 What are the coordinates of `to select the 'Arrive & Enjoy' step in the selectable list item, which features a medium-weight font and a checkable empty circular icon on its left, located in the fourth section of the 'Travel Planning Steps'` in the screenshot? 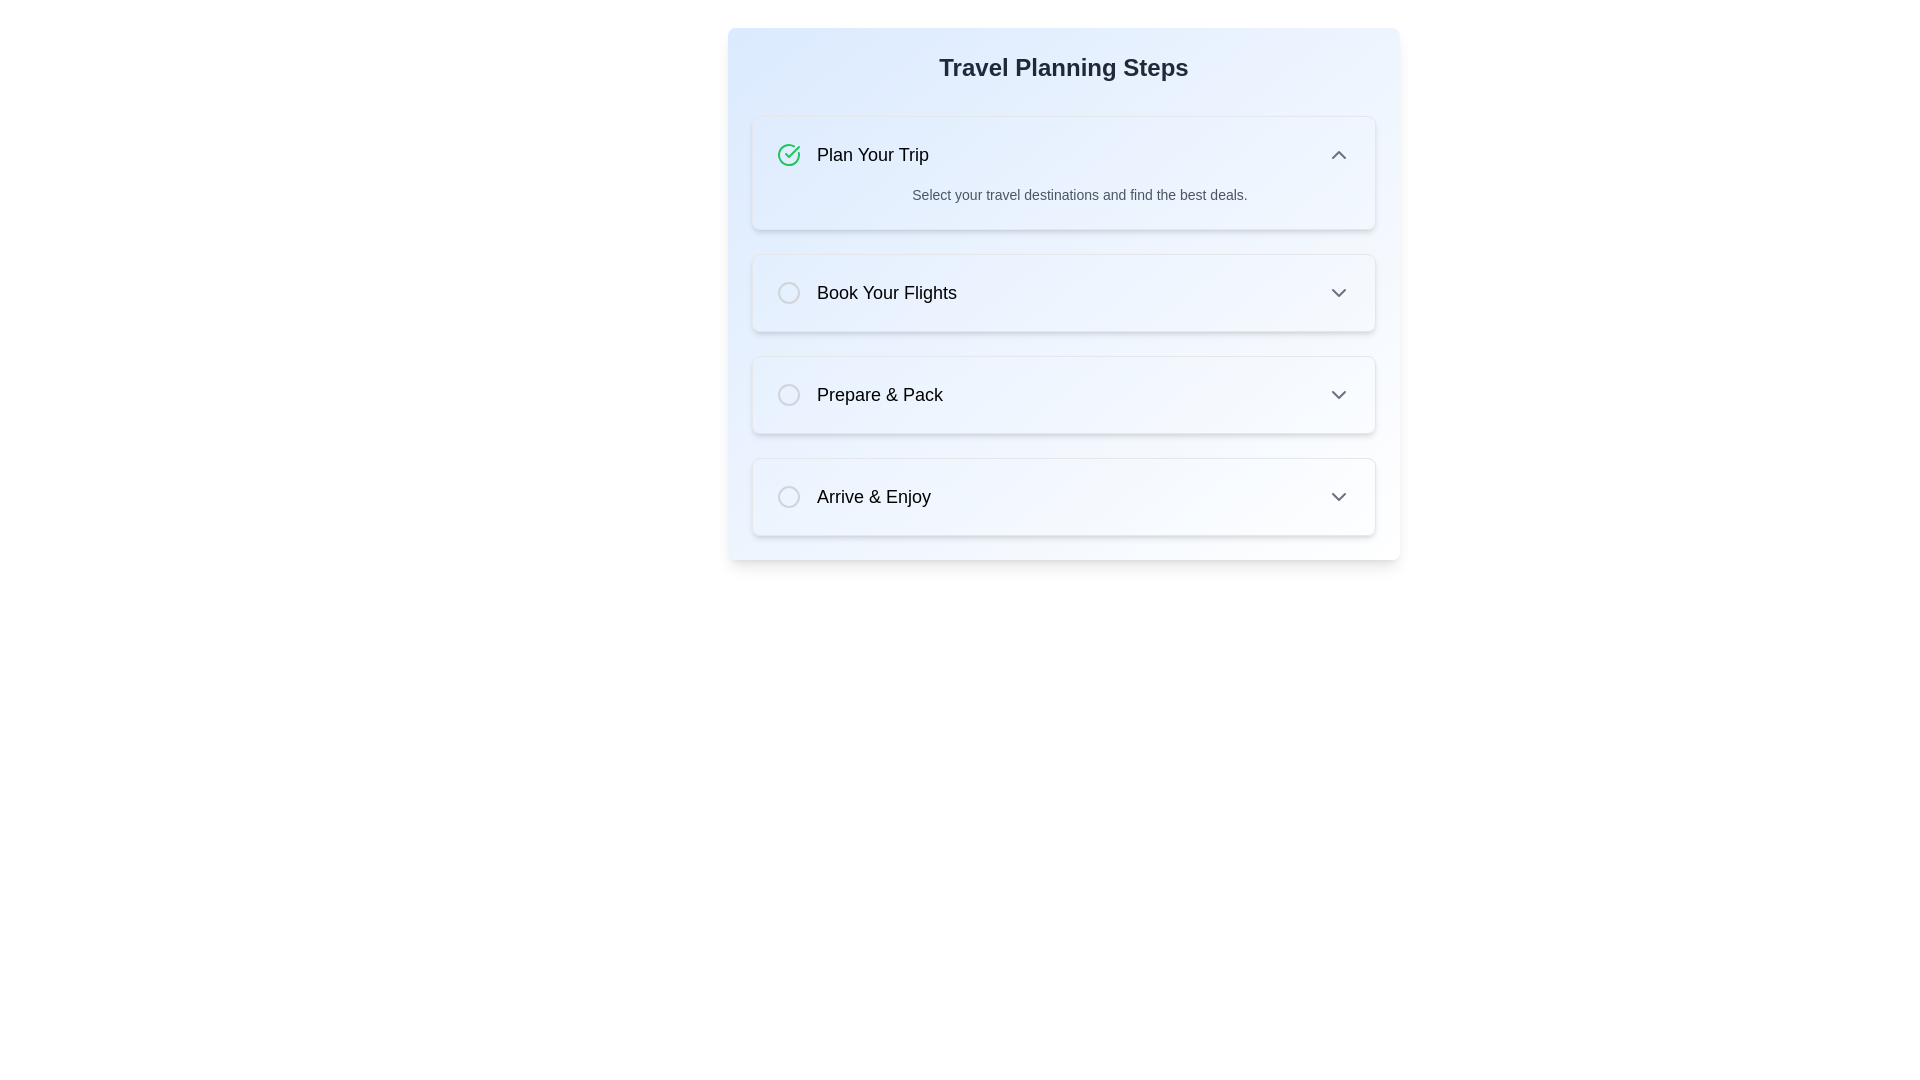 It's located at (854, 496).